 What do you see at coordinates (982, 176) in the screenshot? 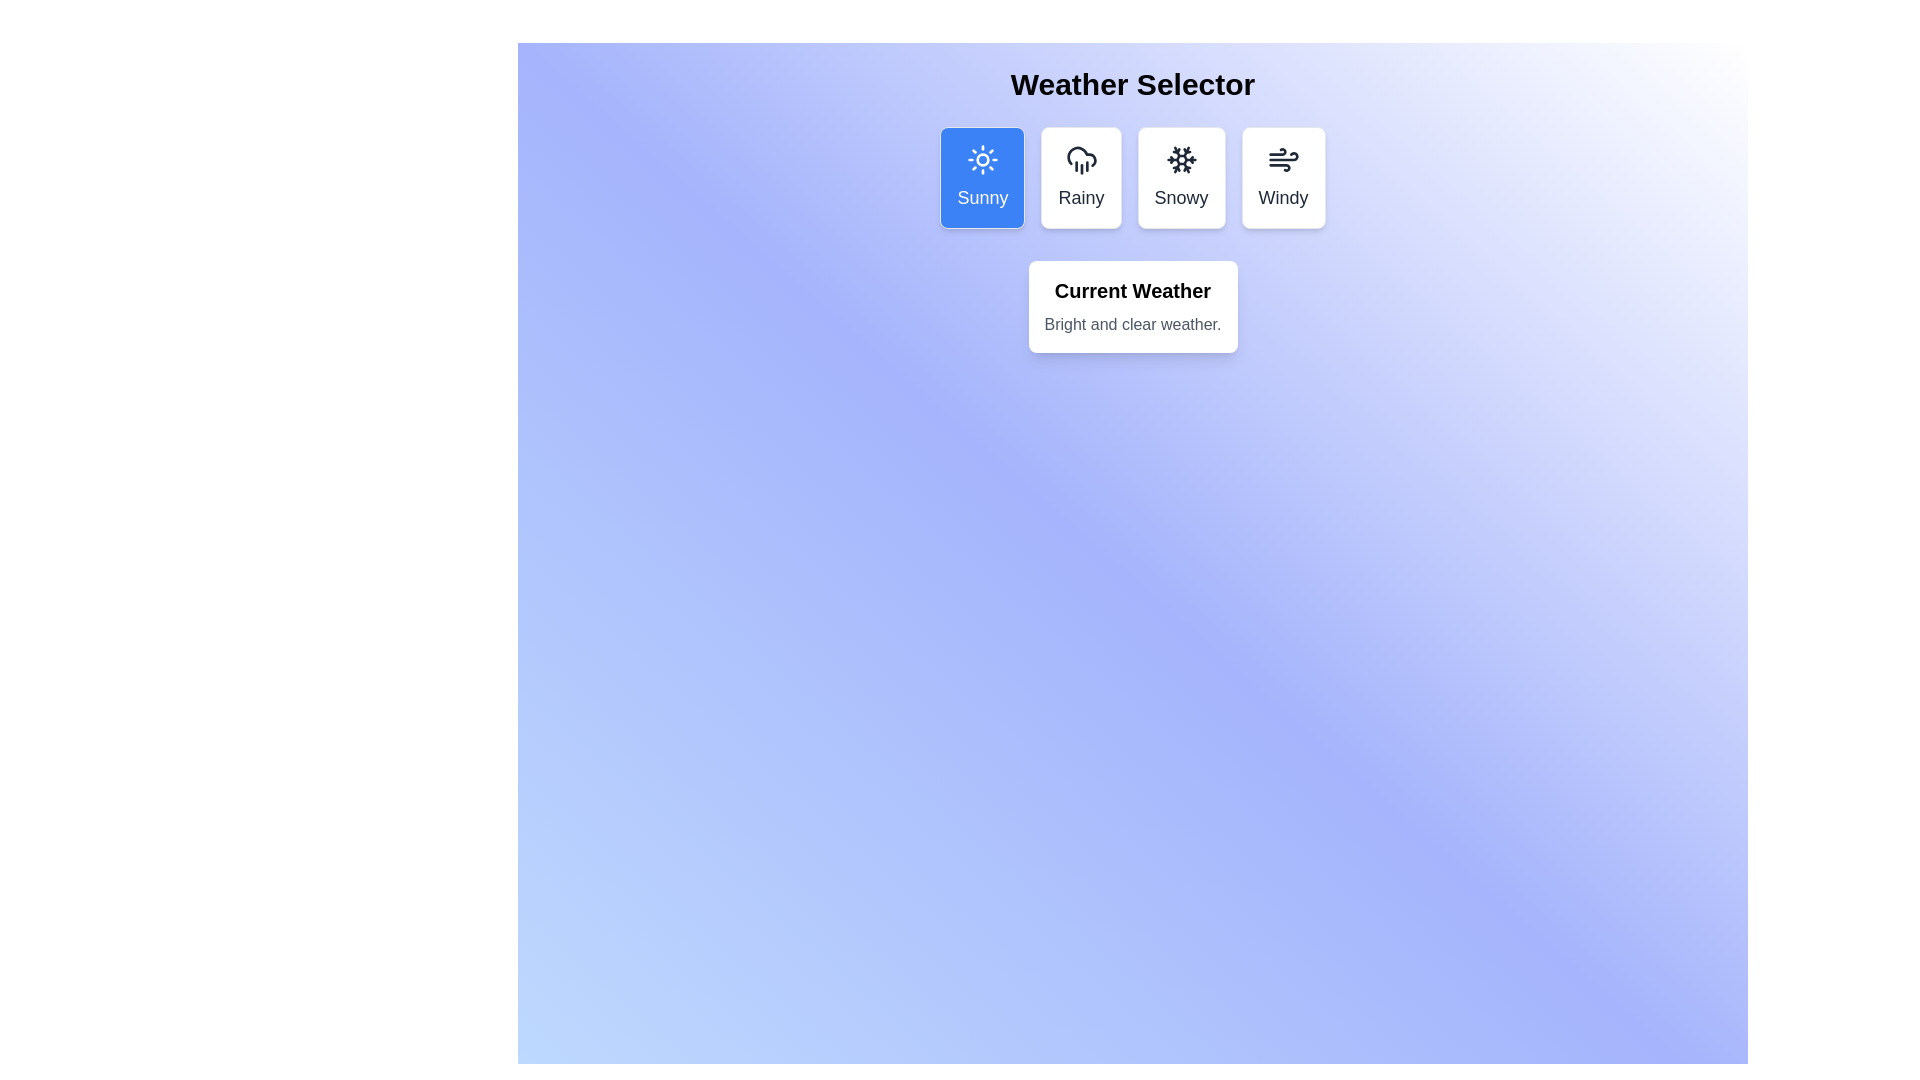
I see `the weather option Sunny by clicking on the respective button` at bounding box center [982, 176].